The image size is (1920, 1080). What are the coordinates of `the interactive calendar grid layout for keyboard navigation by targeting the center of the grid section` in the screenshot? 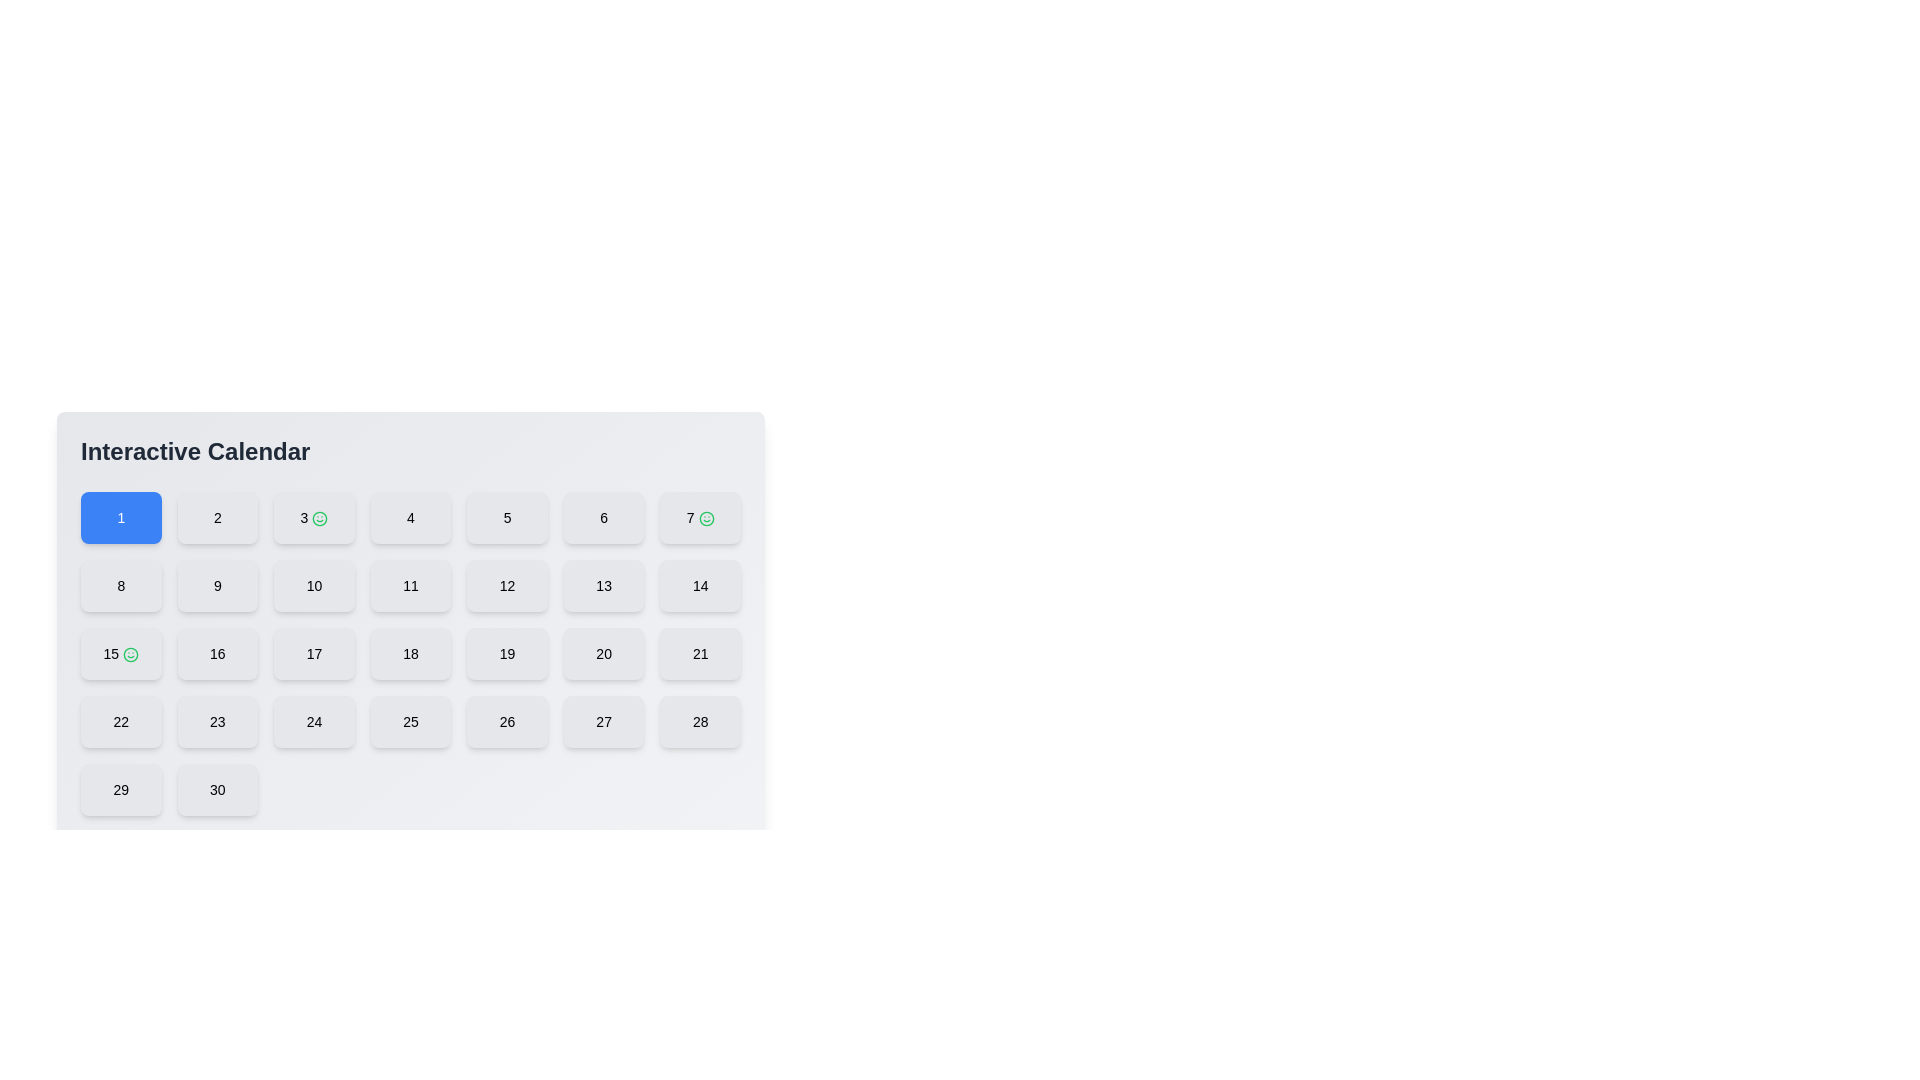 It's located at (410, 654).